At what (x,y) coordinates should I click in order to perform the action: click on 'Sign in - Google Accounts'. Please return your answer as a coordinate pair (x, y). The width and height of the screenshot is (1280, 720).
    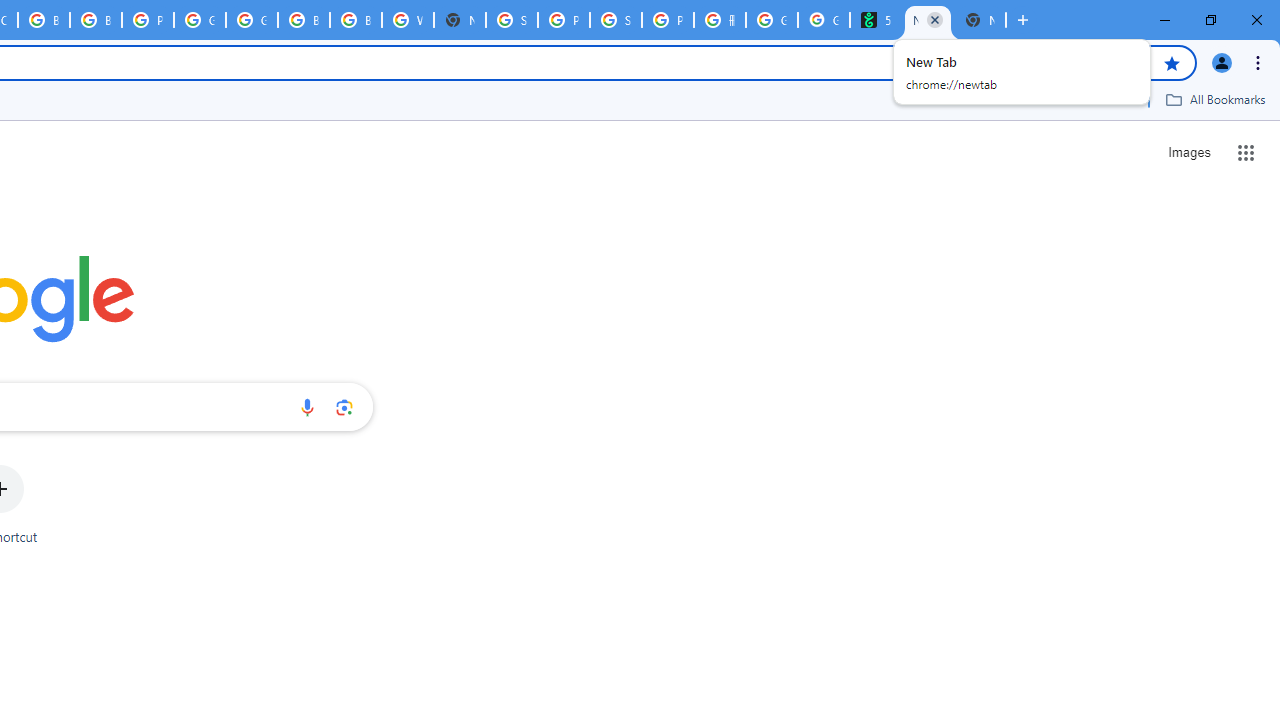
    Looking at the image, I should click on (512, 20).